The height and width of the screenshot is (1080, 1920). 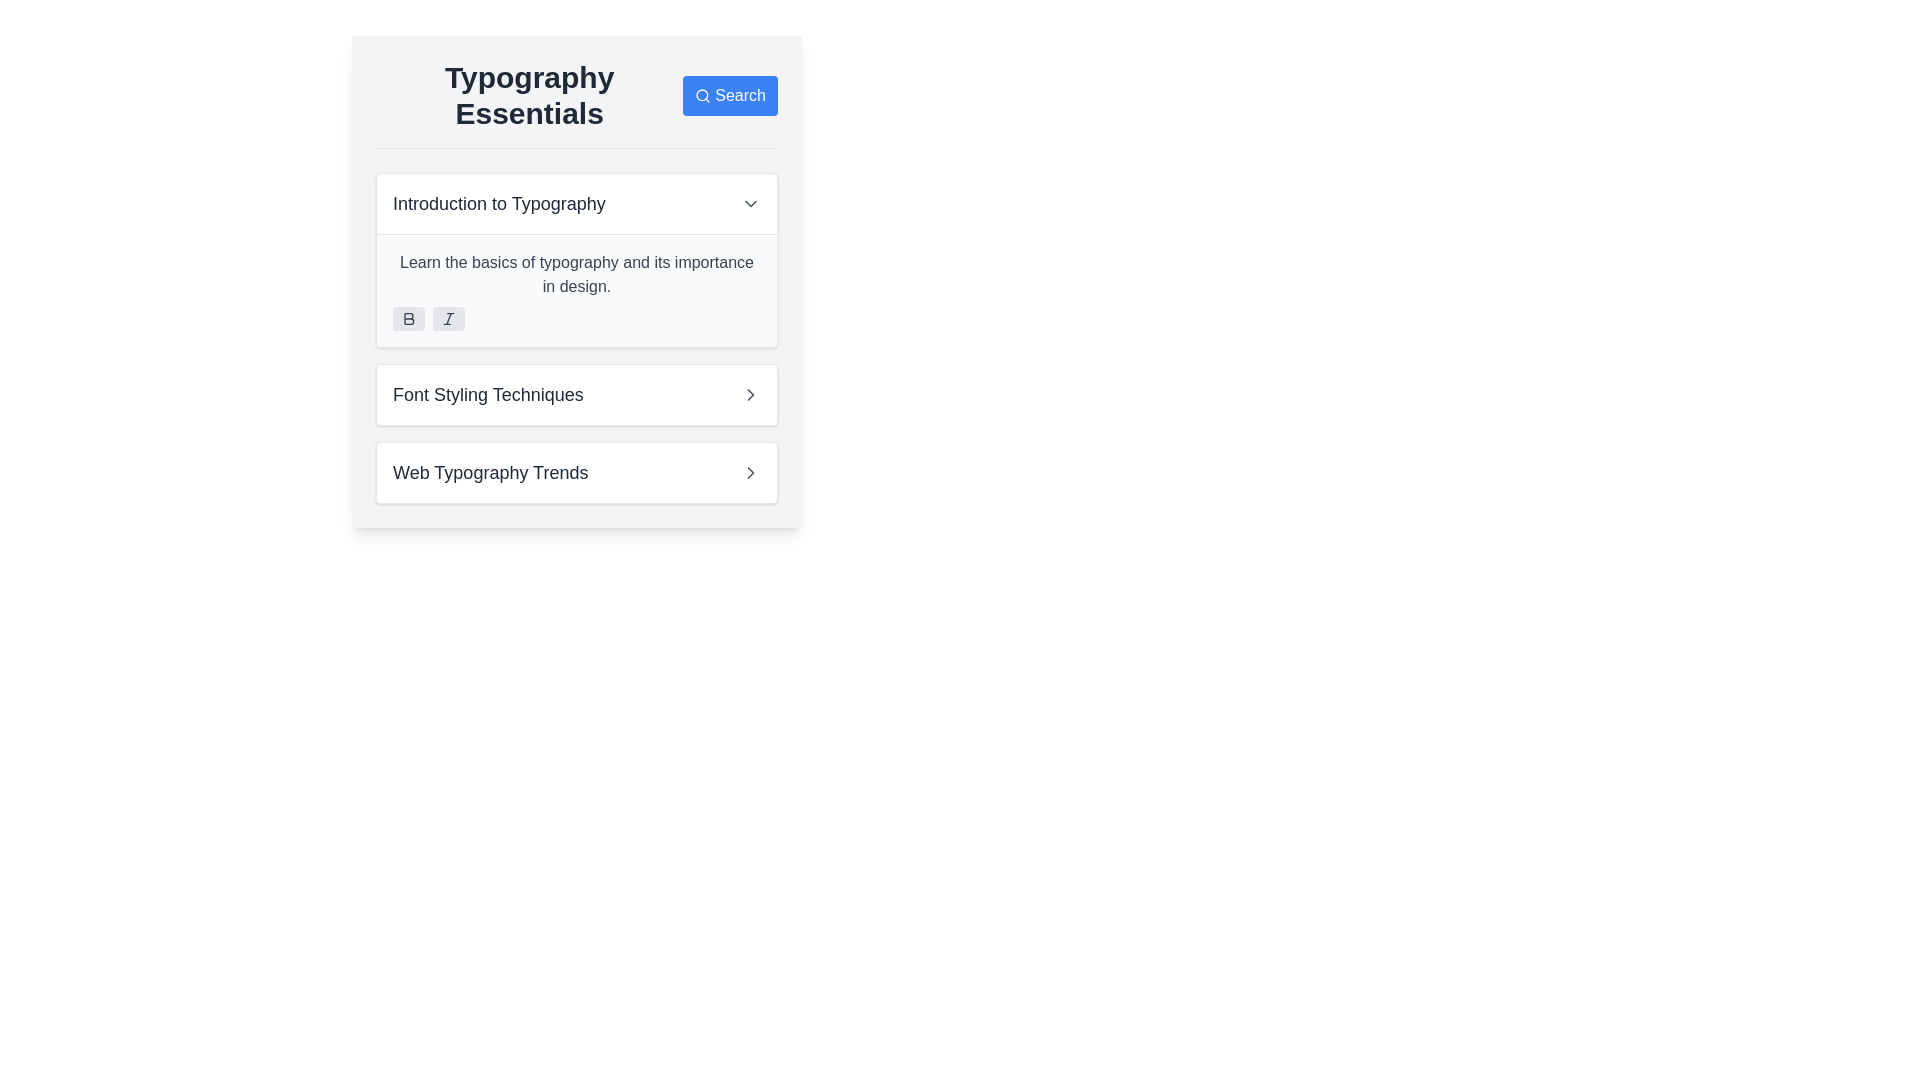 I want to click on the second list item in the 'Typography Essentials' section, which represents 'Font Styling Techniques', so click(x=575, y=394).